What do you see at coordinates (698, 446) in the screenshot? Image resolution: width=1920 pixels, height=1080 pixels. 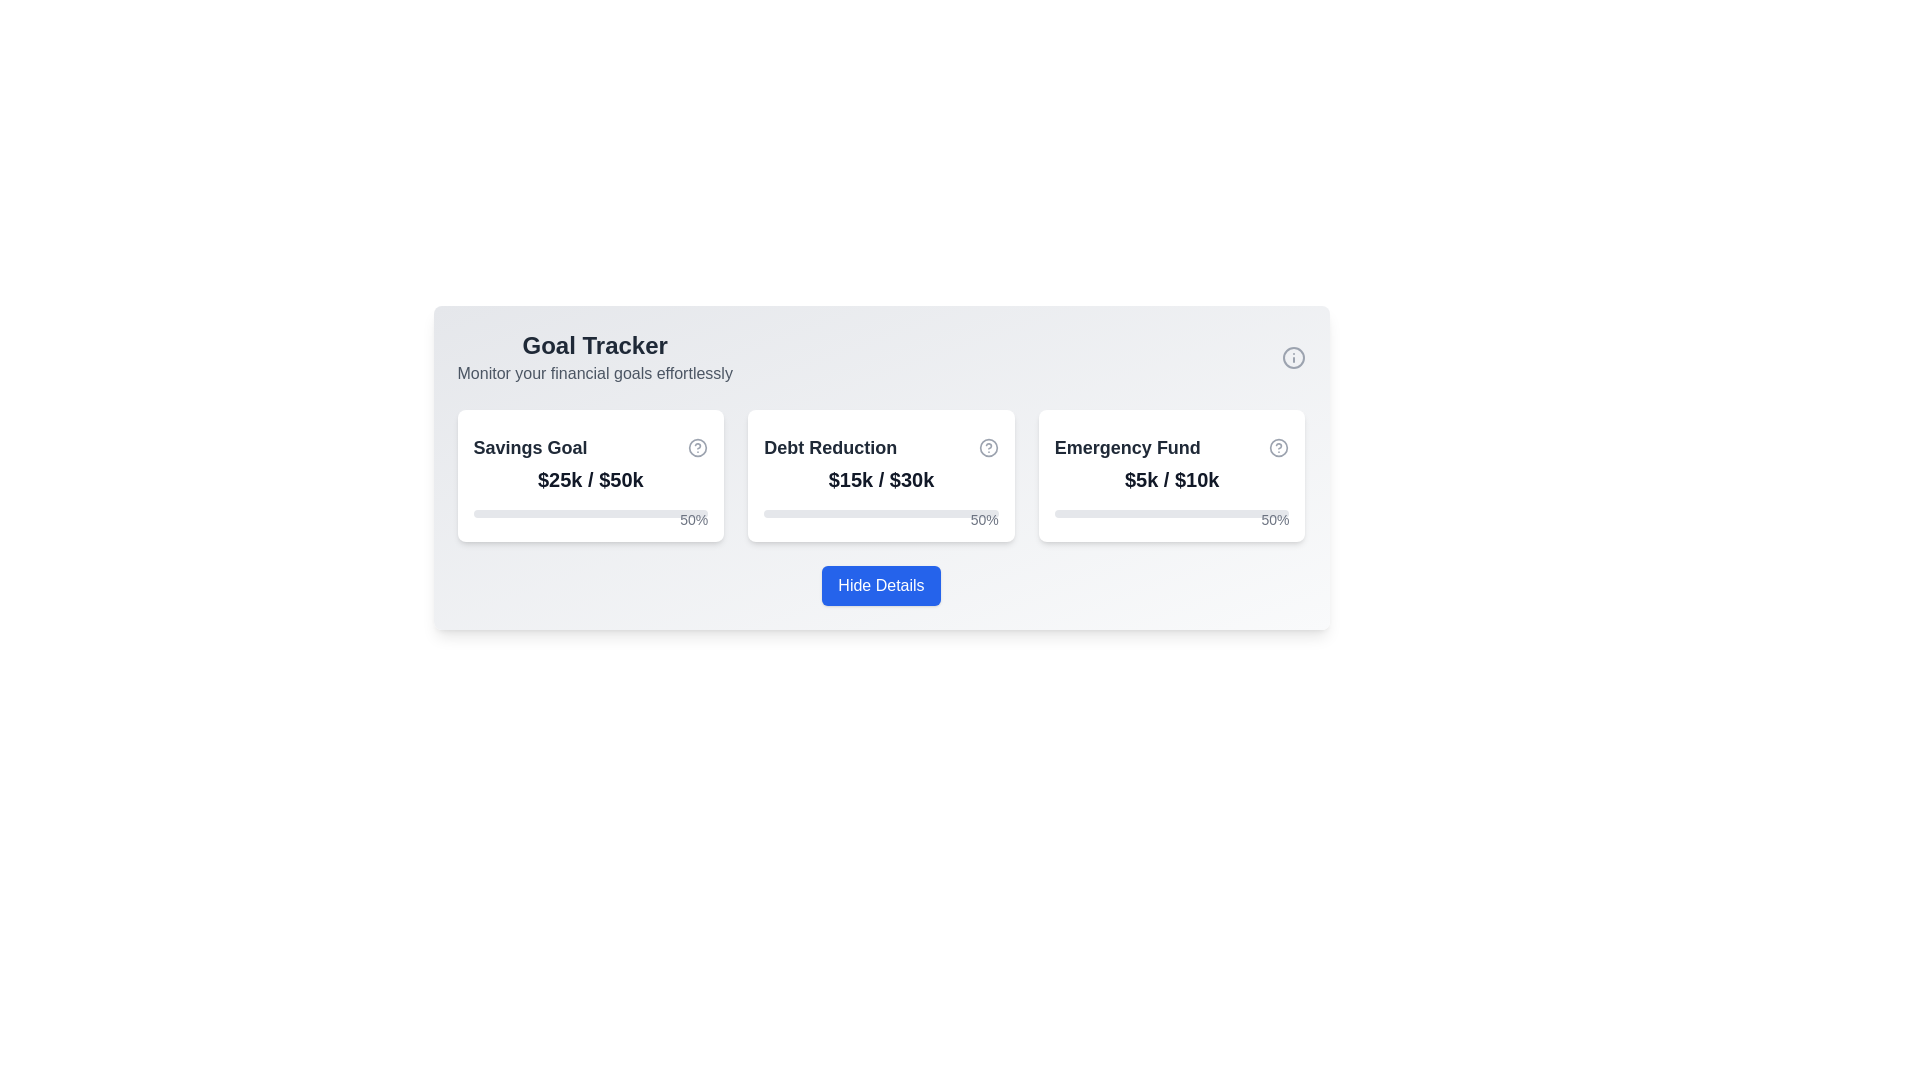 I see `the help icon located at the top-right corner of the 'Savings Goal' card` at bounding box center [698, 446].